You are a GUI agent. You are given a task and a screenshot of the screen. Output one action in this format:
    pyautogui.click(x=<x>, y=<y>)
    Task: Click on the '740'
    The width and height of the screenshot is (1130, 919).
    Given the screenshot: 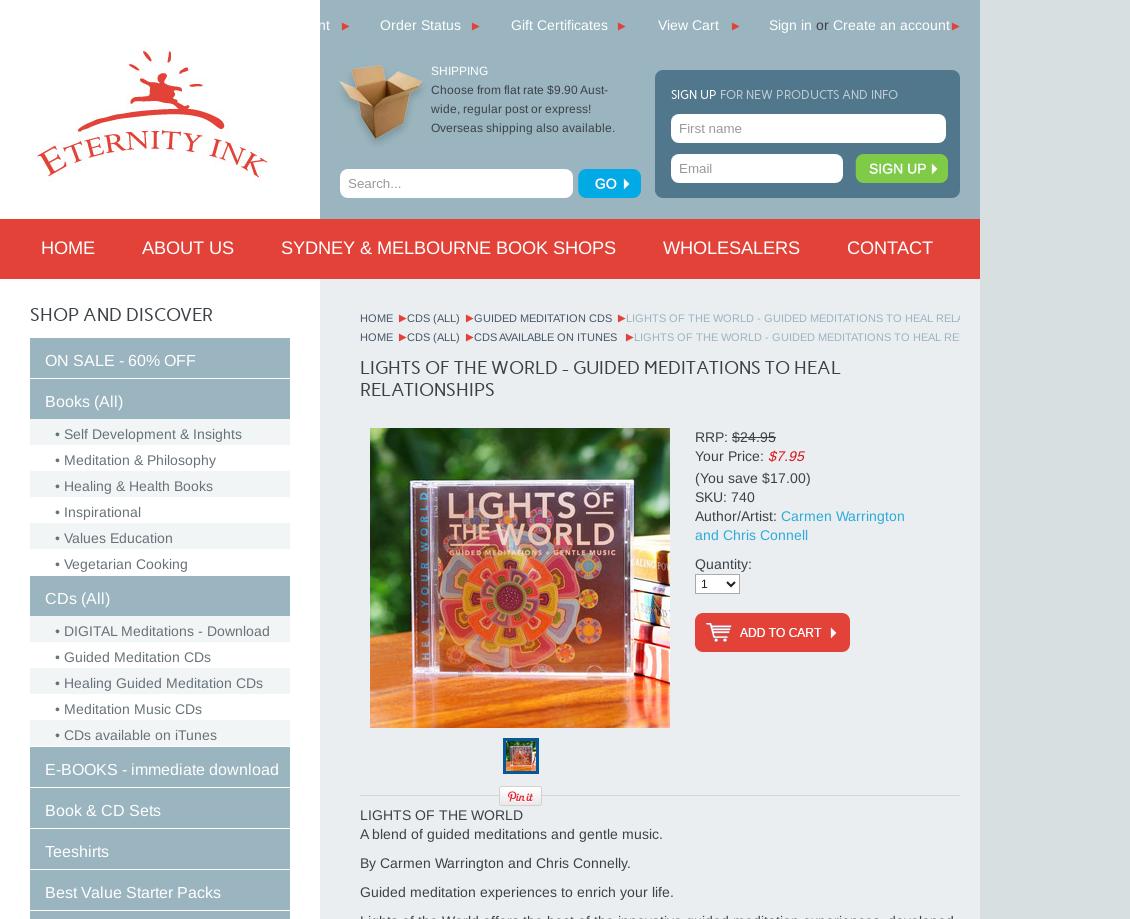 What is the action you would take?
    pyautogui.click(x=742, y=495)
    